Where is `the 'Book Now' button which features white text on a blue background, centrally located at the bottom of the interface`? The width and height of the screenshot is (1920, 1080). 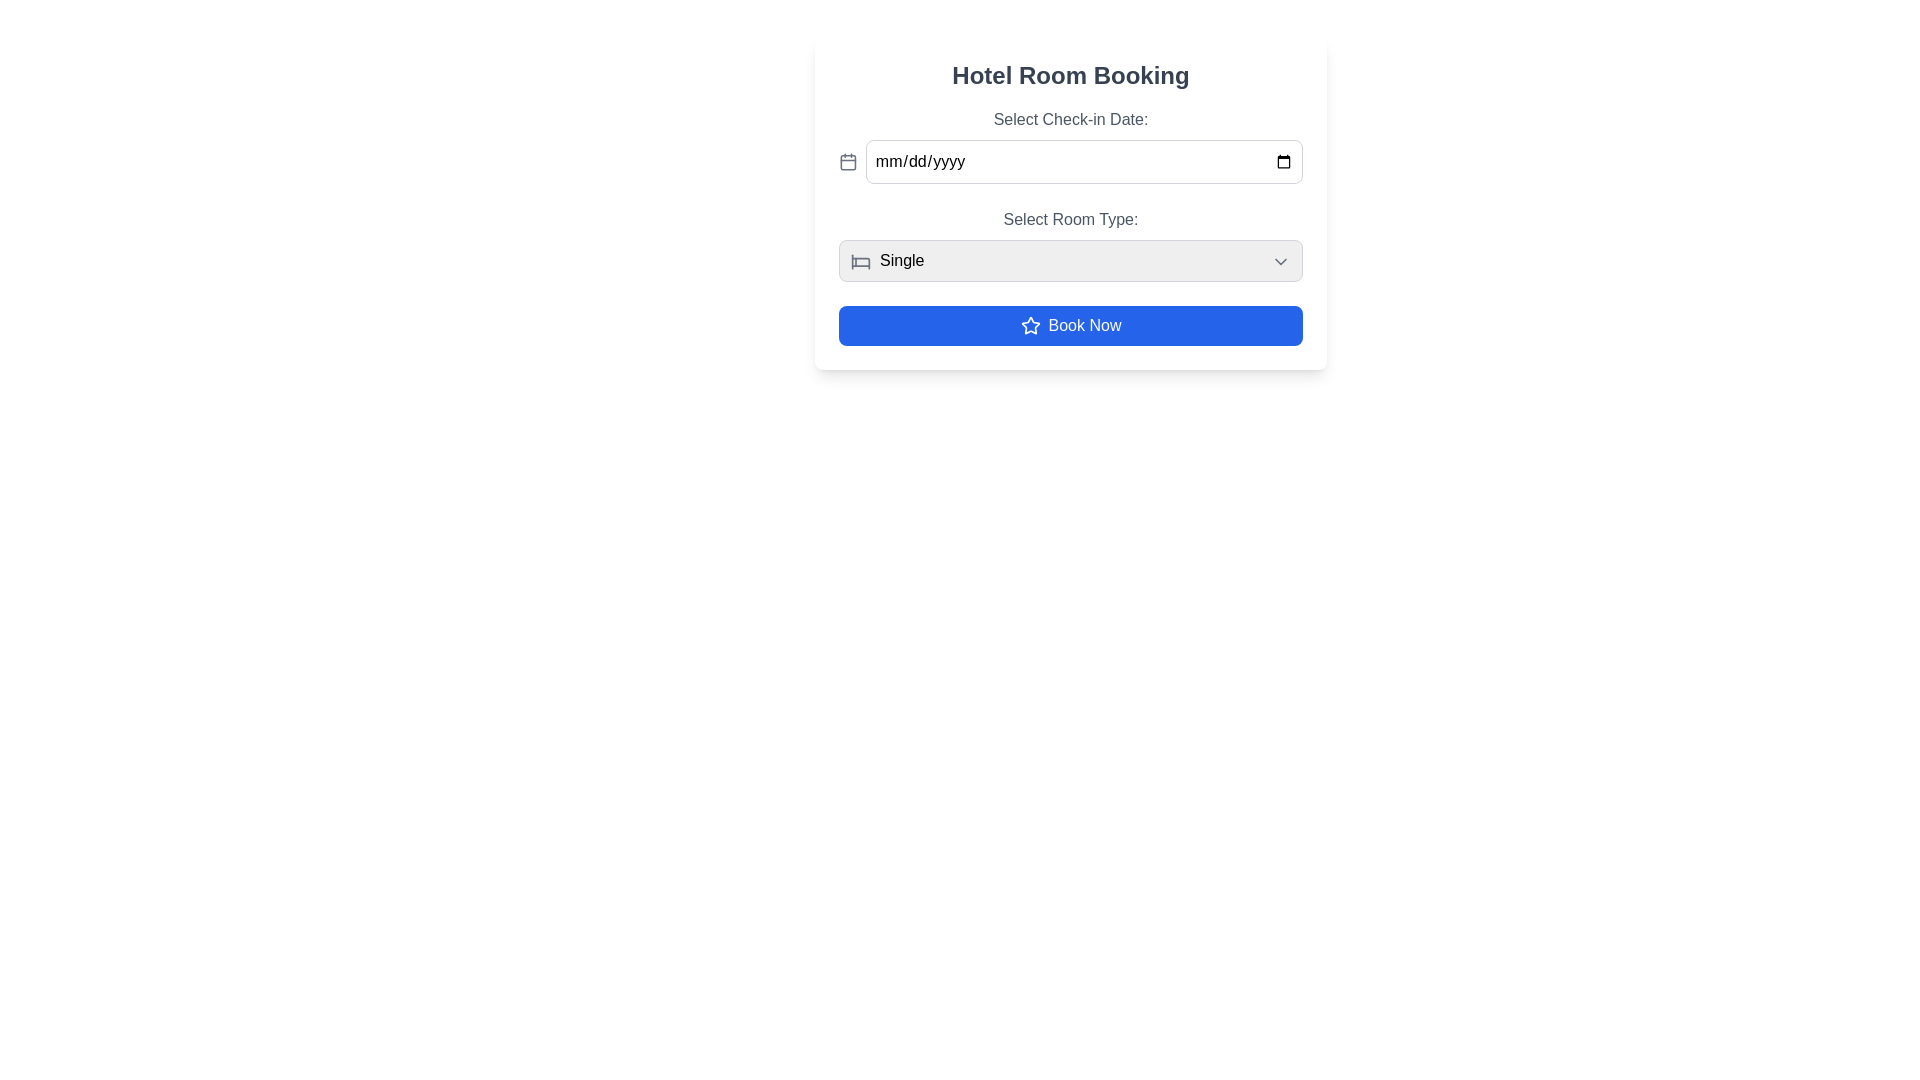 the 'Book Now' button which features white text on a blue background, centrally located at the bottom of the interface is located at coordinates (1083, 325).